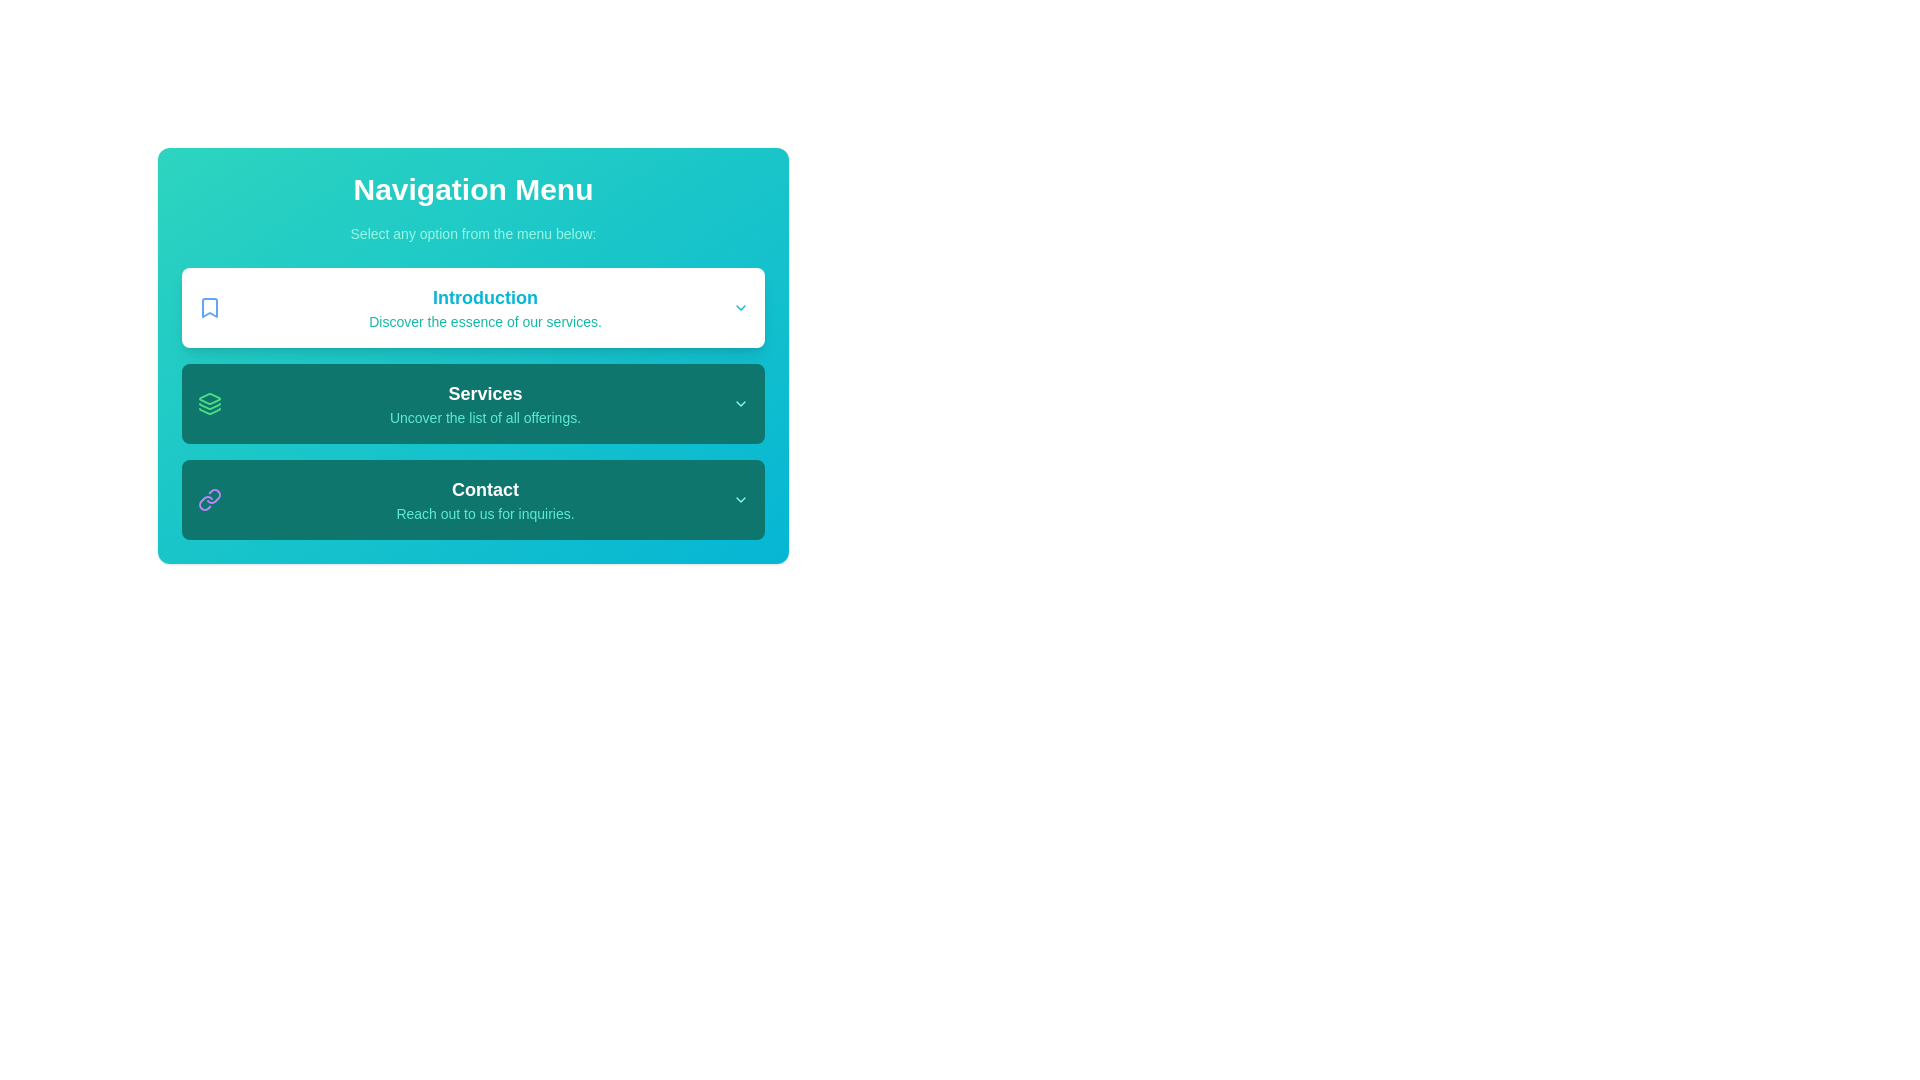 The width and height of the screenshot is (1920, 1080). Describe the element at coordinates (485, 404) in the screenshot. I see `the 'Services' button-like navigational link element with a teal background` at that location.